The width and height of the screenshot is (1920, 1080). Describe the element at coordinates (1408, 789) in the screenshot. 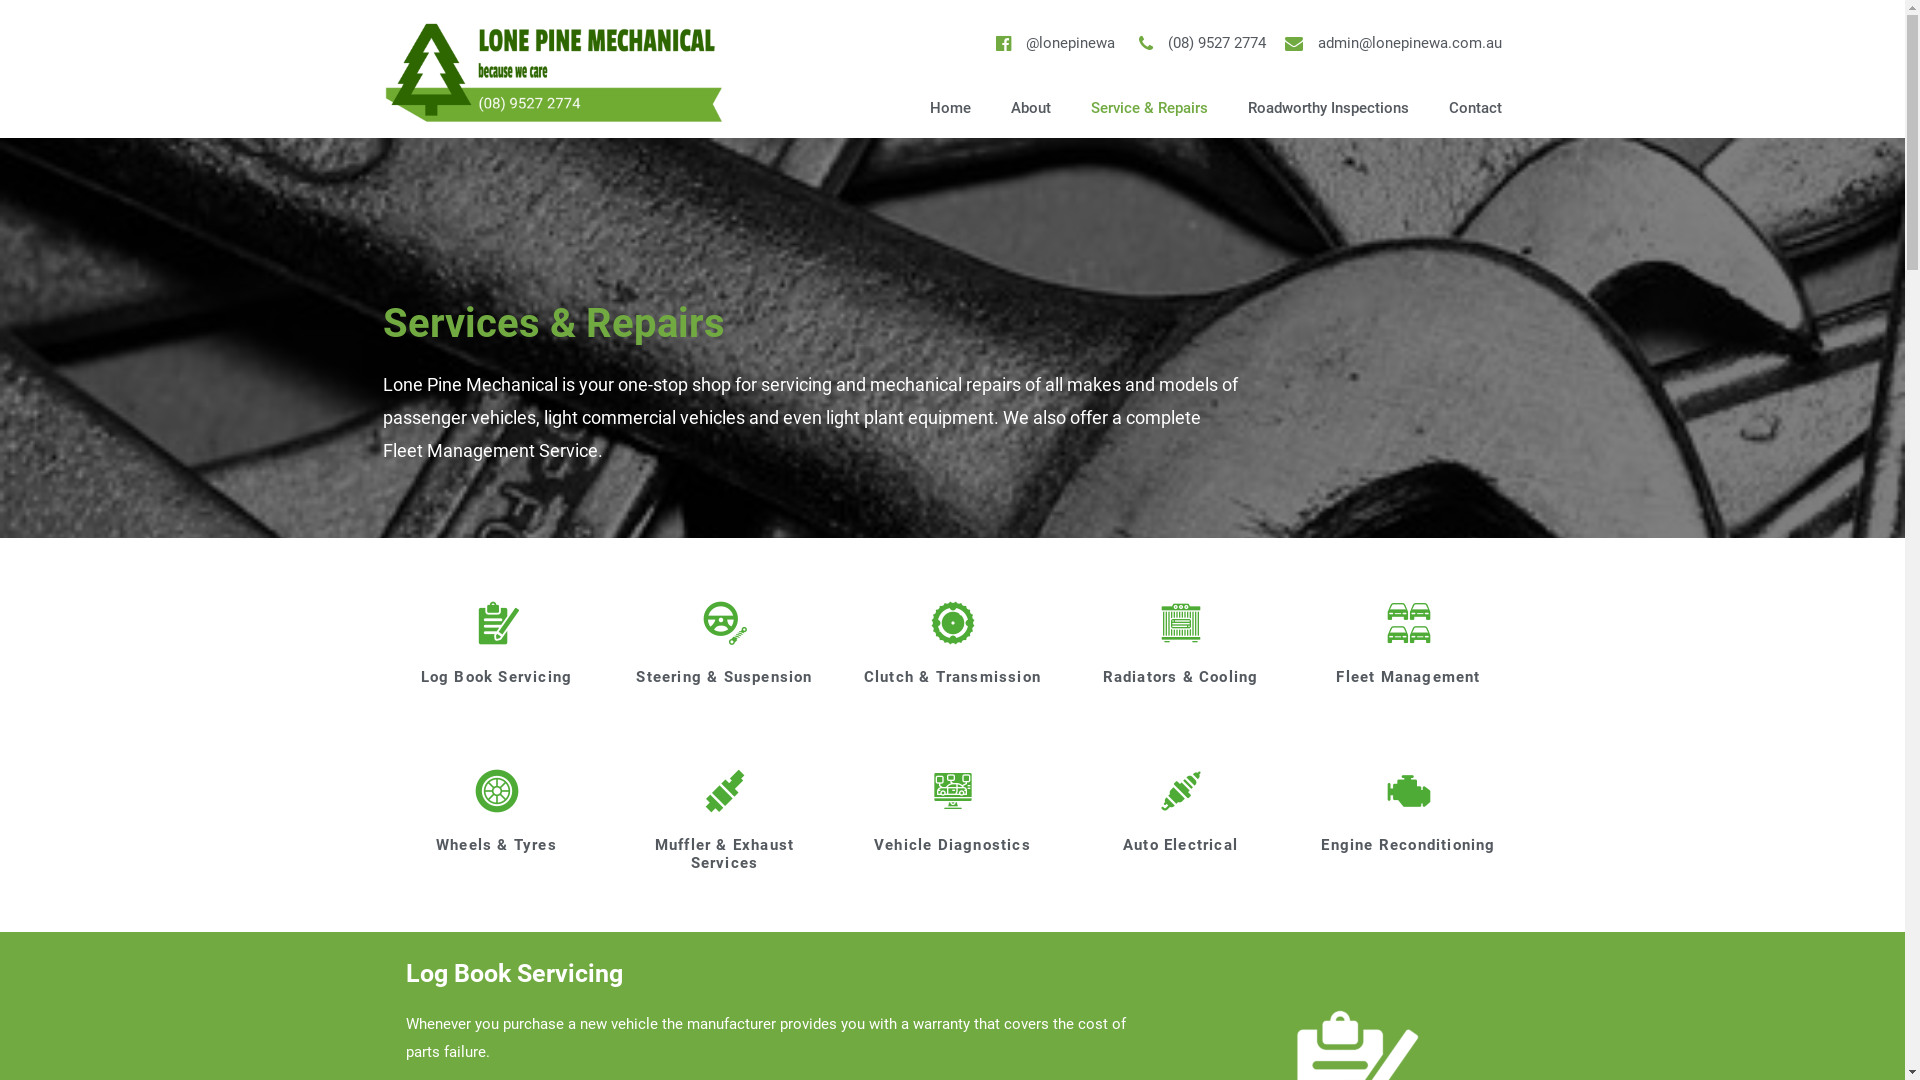

I see `'engine green'` at that location.